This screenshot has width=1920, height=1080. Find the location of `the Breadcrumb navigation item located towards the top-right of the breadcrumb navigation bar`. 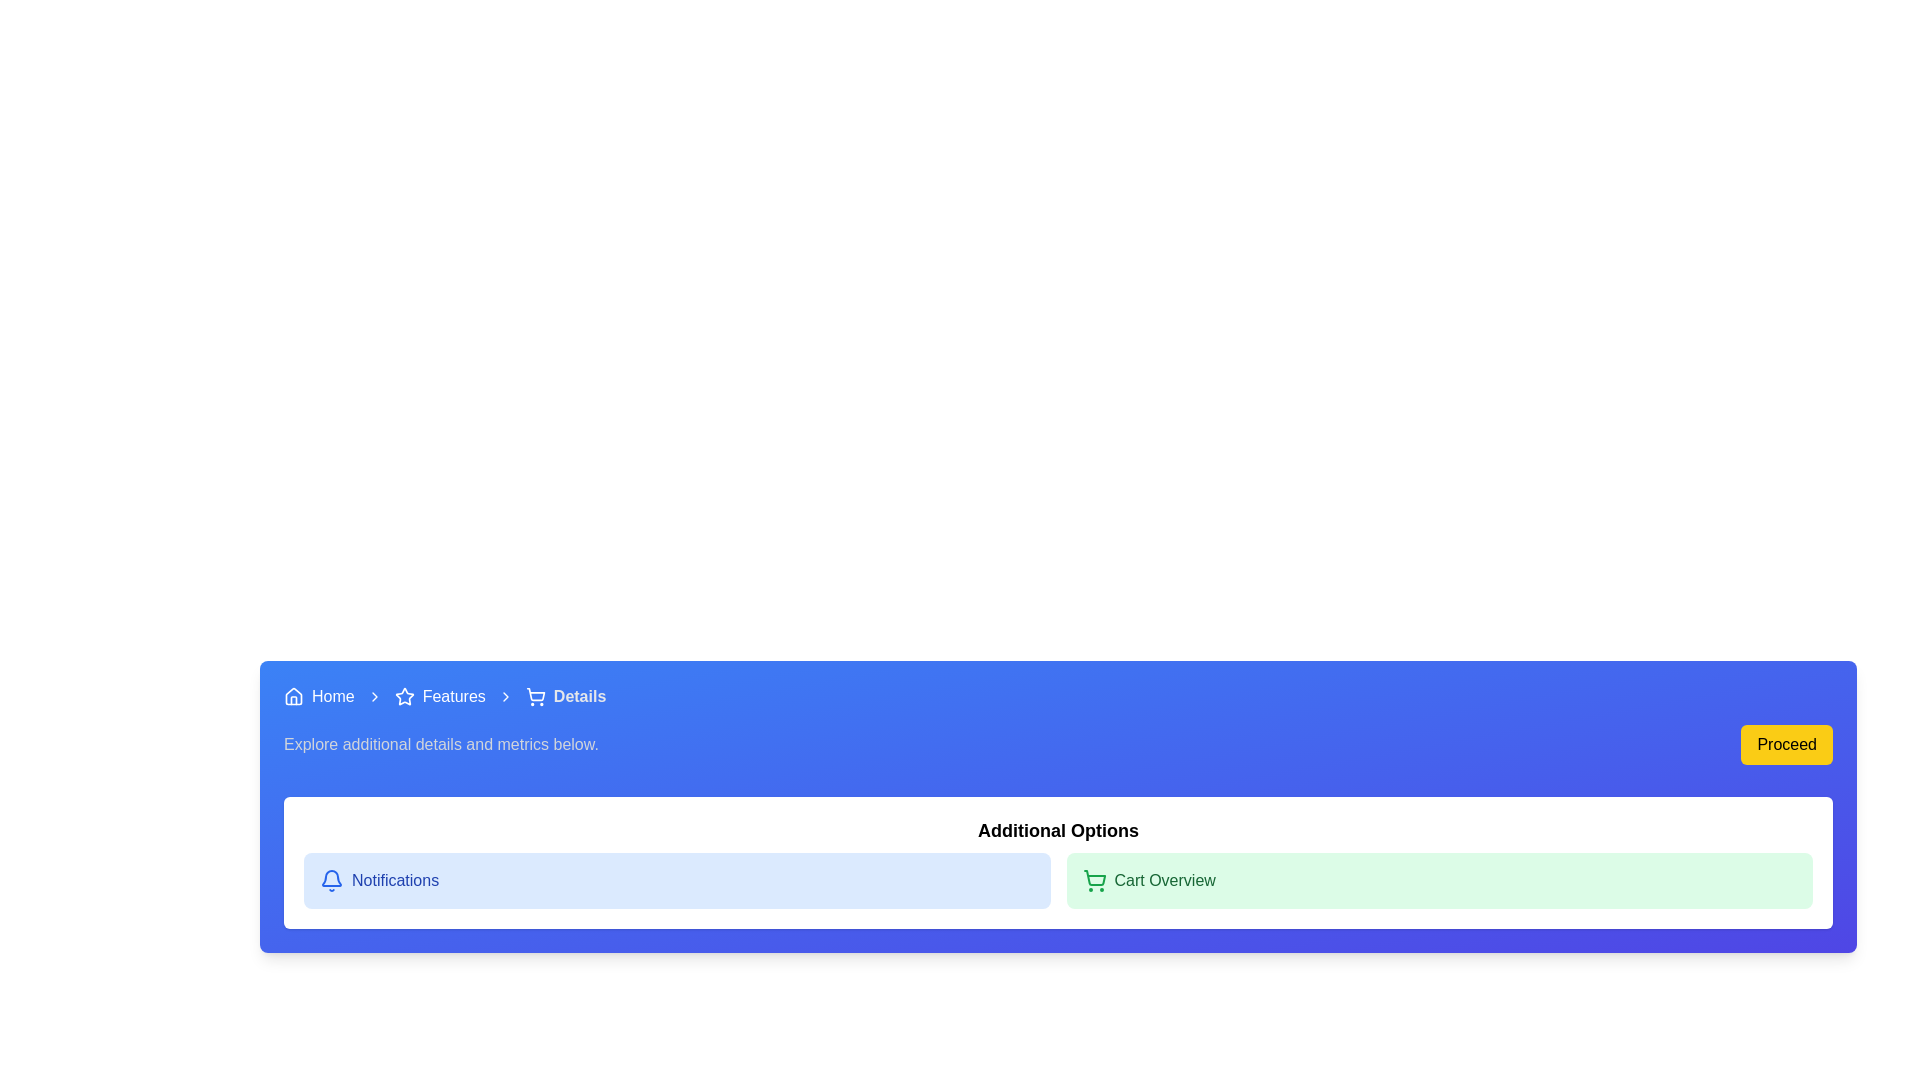

the Breadcrumb navigation item located towards the top-right of the breadcrumb navigation bar is located at coordinates (565, 696).